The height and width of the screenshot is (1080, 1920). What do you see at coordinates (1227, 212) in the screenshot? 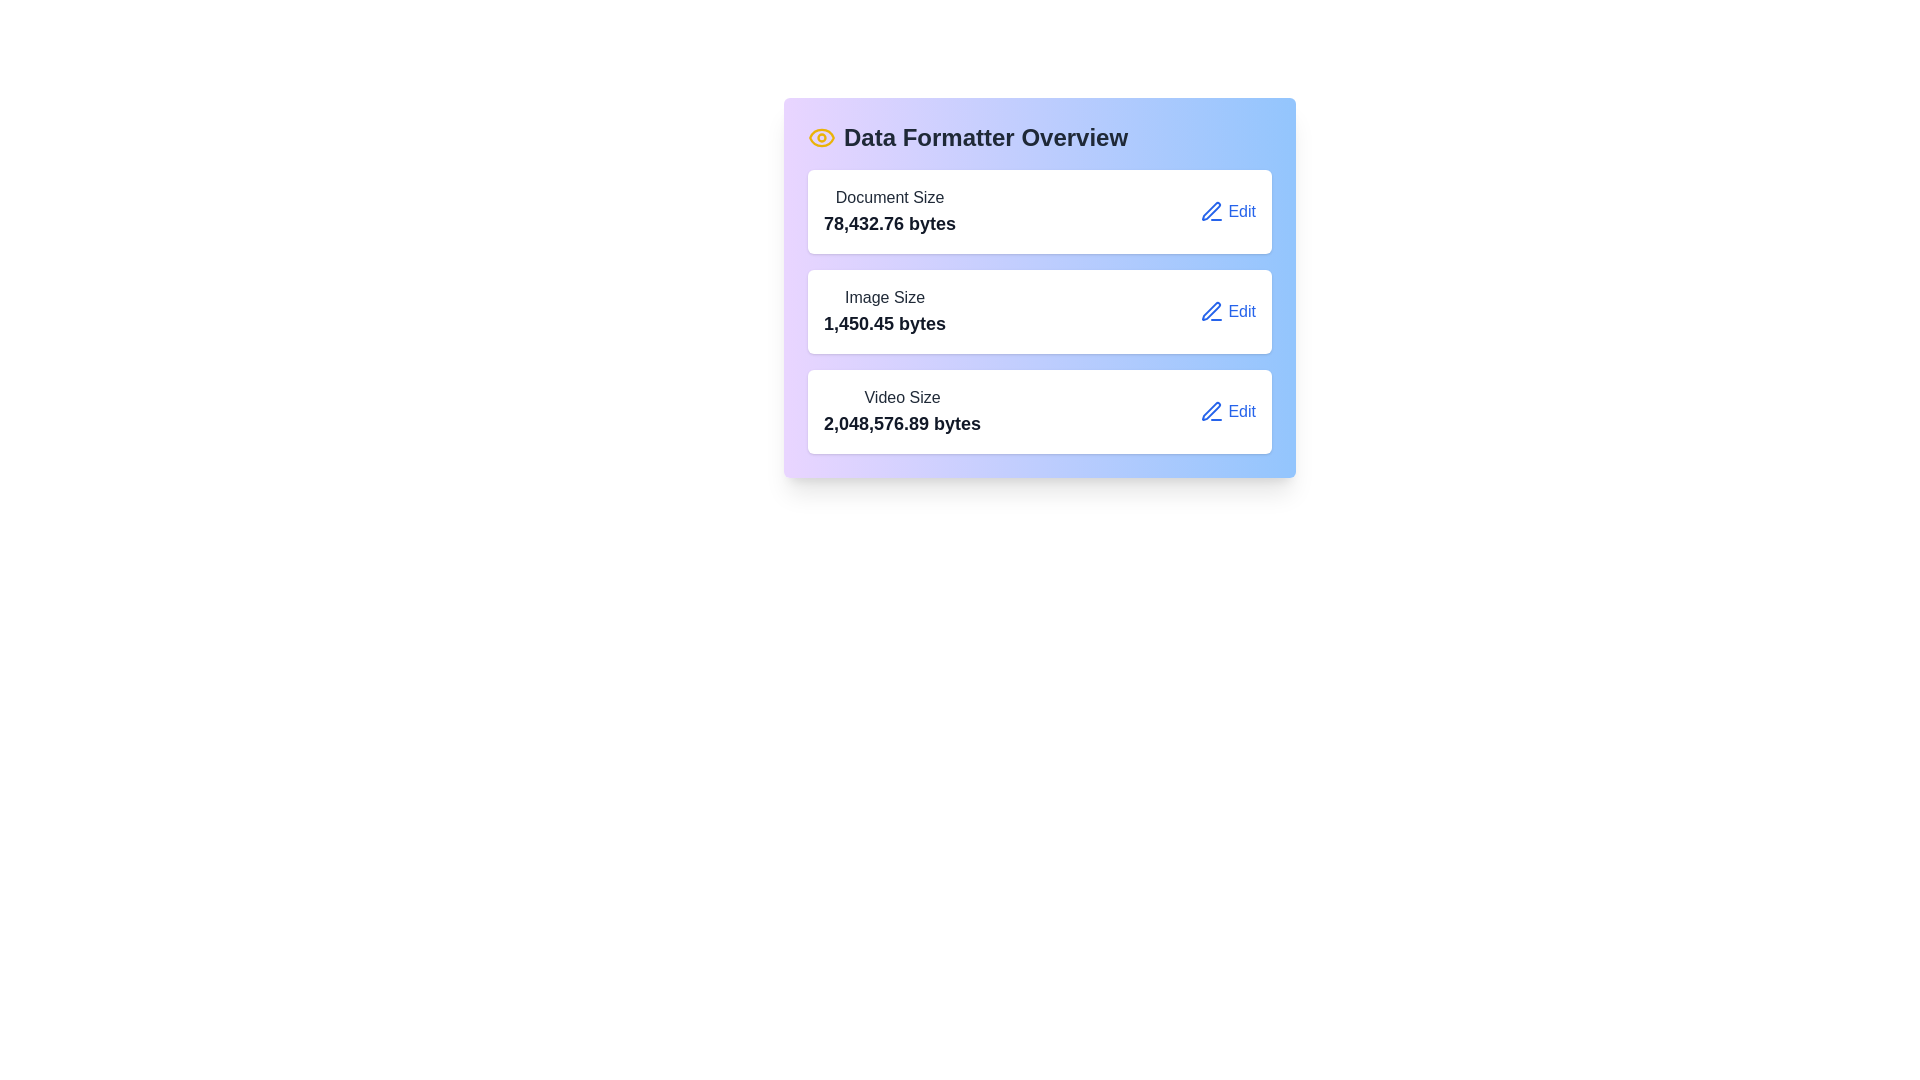
I see `the 'Edit' hyperlink with a pen icon located on the right side of the 'Document Size' row for keyboard accessibility` at bounding box center [1227, 212].